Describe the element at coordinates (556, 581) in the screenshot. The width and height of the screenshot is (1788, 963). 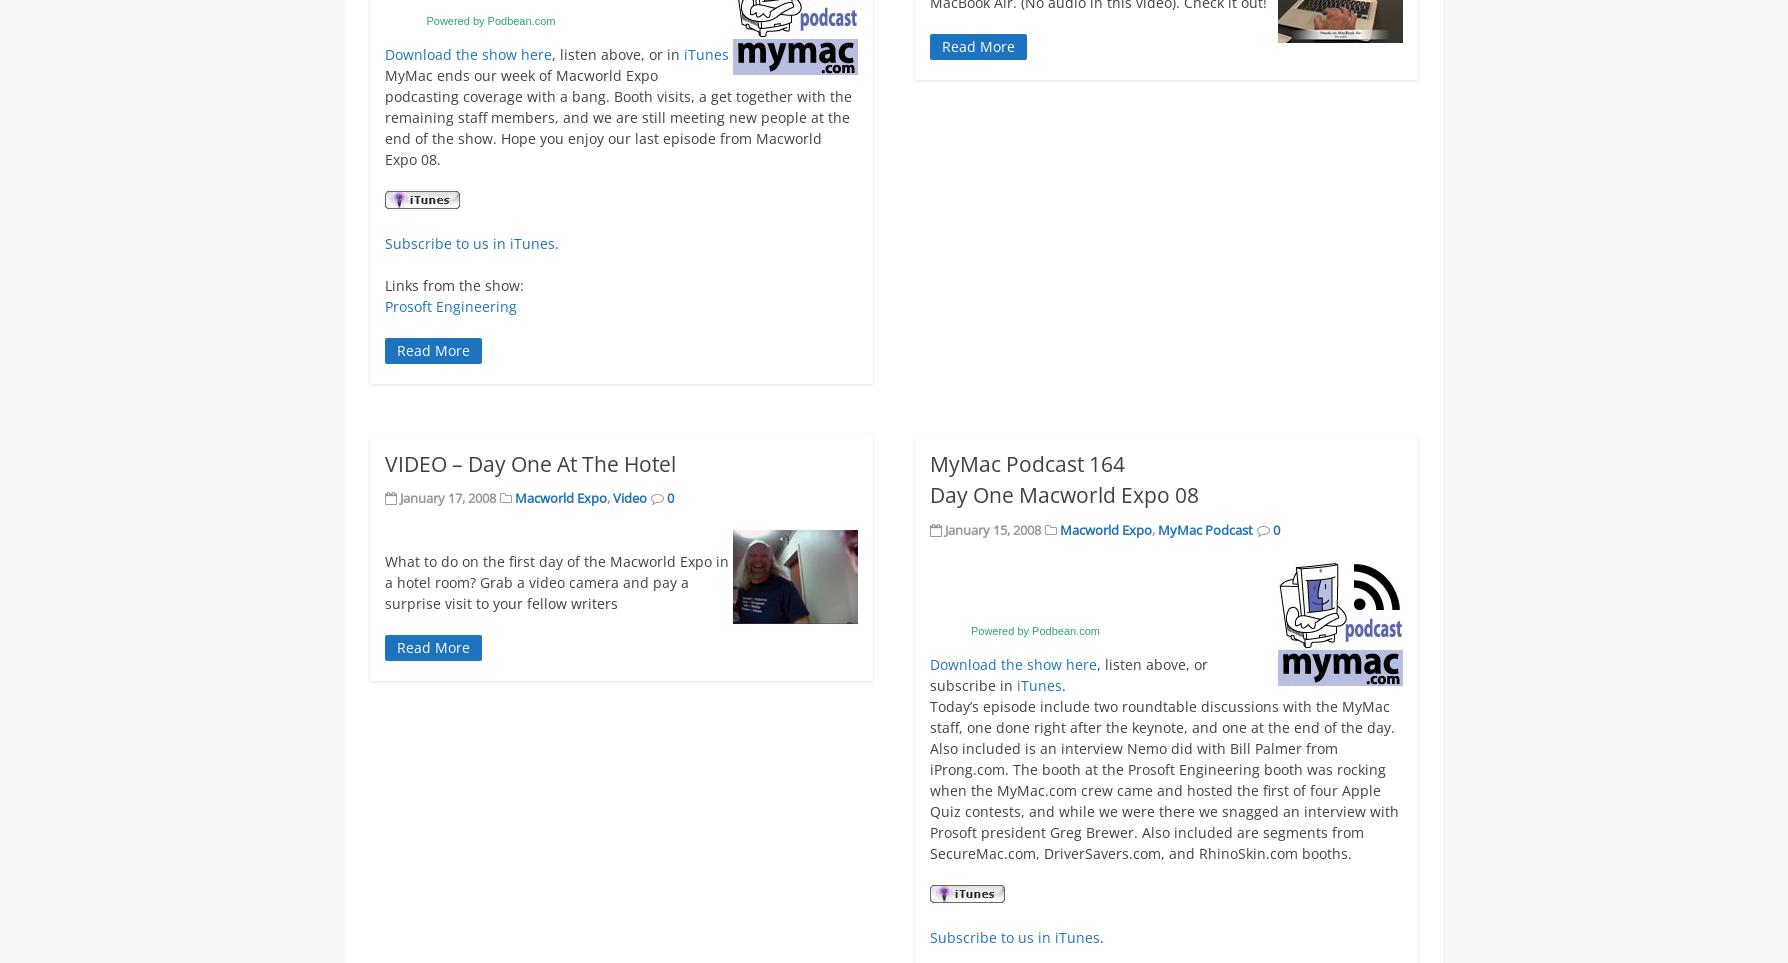
I see `'What to do on the first day of the Macworld Expo in a hotel room? Grab a video camera and pay a surprise visit to your fellow writers'` at that location.